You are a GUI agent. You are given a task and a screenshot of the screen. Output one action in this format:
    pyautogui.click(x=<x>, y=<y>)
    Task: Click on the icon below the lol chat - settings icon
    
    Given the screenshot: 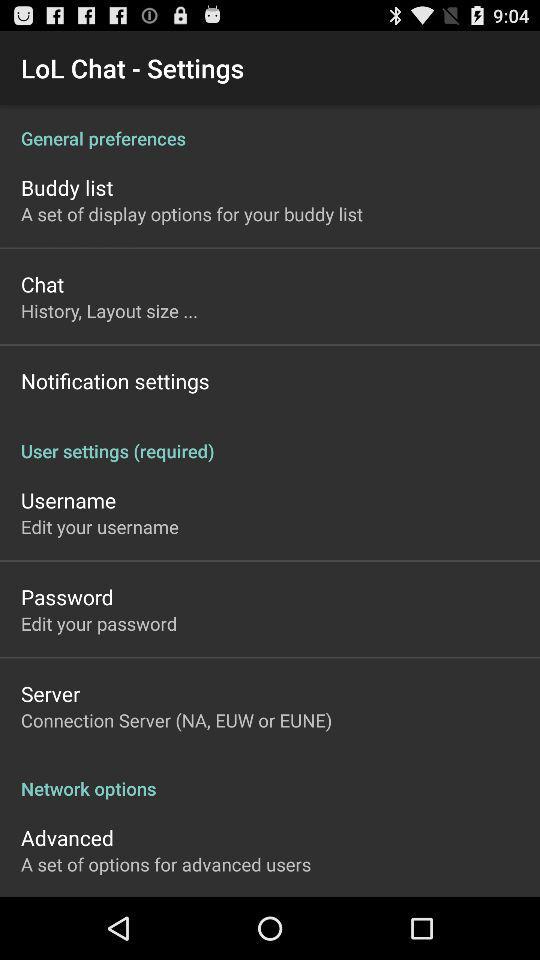 What is the action you would take?
    pyautogui.click(x=270, y=126)
    